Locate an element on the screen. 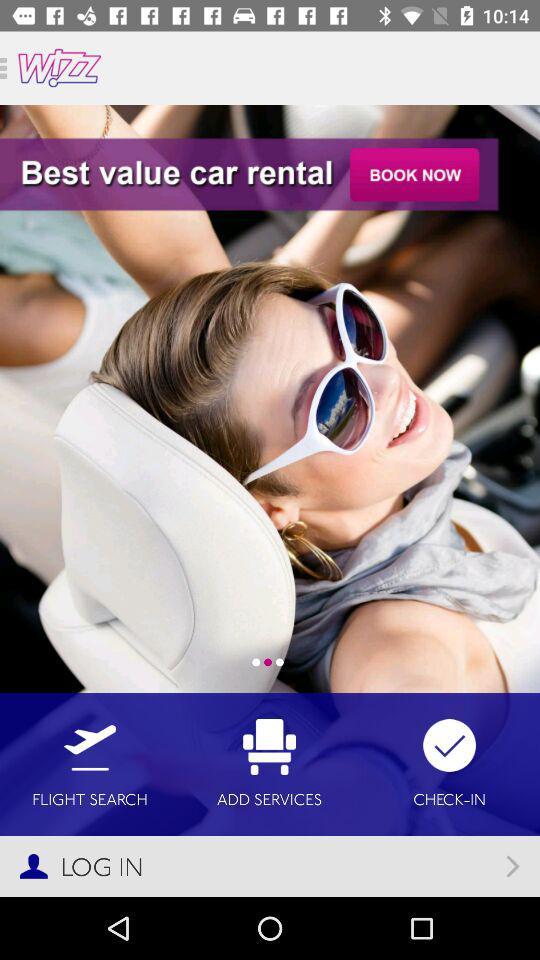 The height and width of the screenshot is (960, 540). item at the center is located at coordinates (270, 500).